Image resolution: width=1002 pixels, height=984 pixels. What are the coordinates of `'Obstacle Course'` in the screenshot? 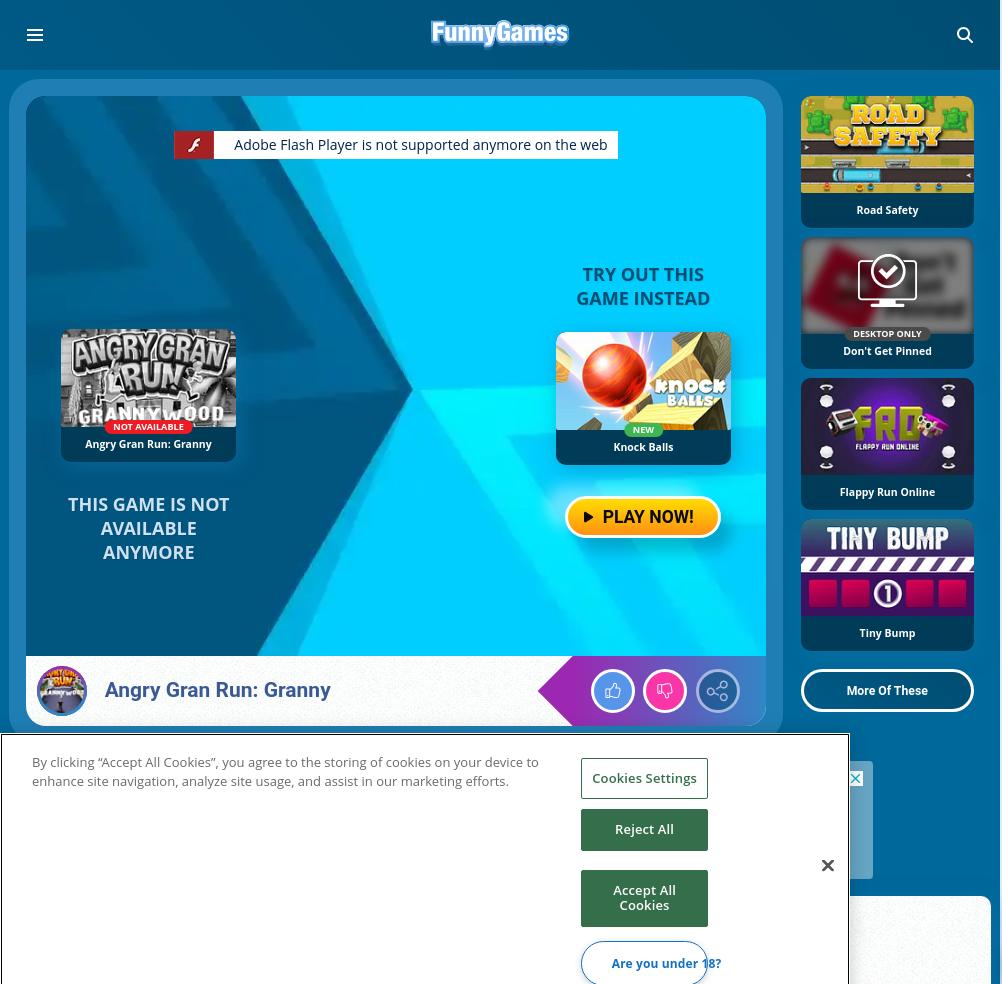 It's located at (266, 950).